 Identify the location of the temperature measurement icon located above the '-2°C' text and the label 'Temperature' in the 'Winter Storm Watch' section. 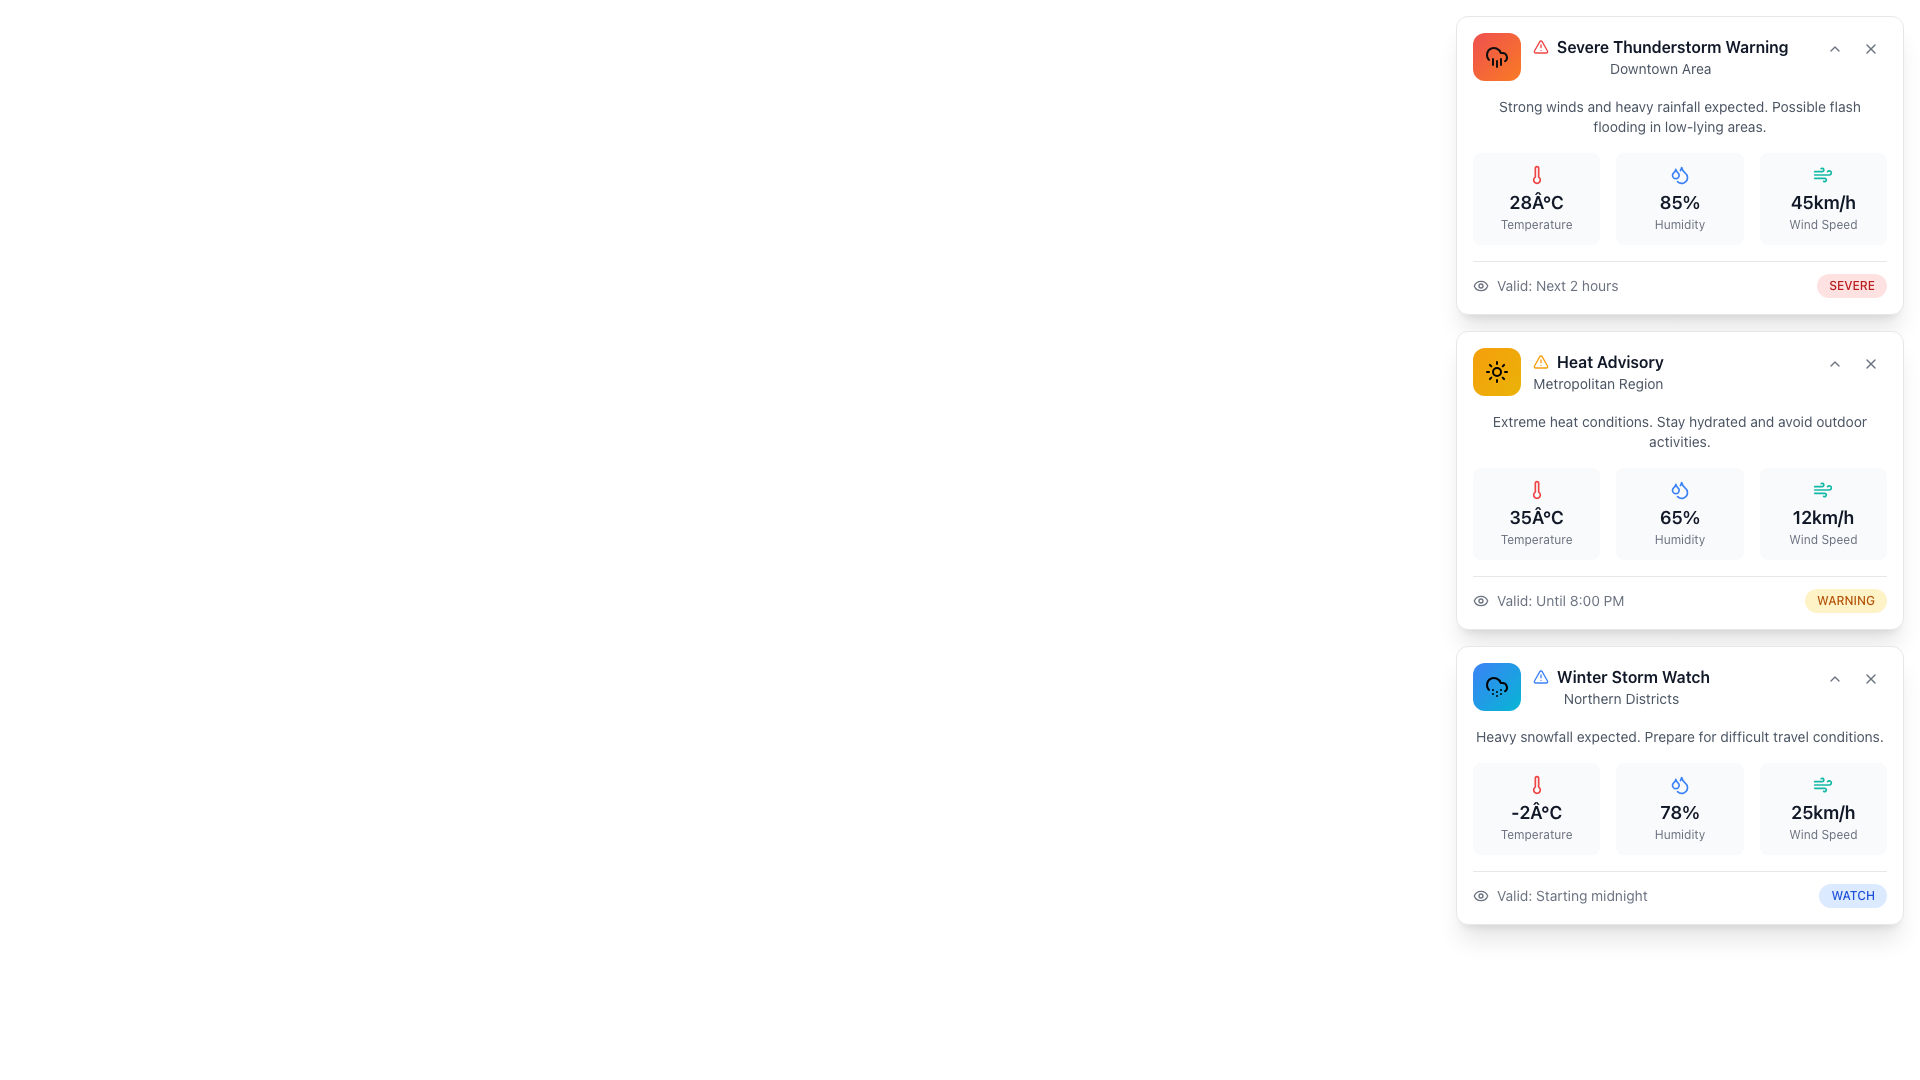
(1535, 784).